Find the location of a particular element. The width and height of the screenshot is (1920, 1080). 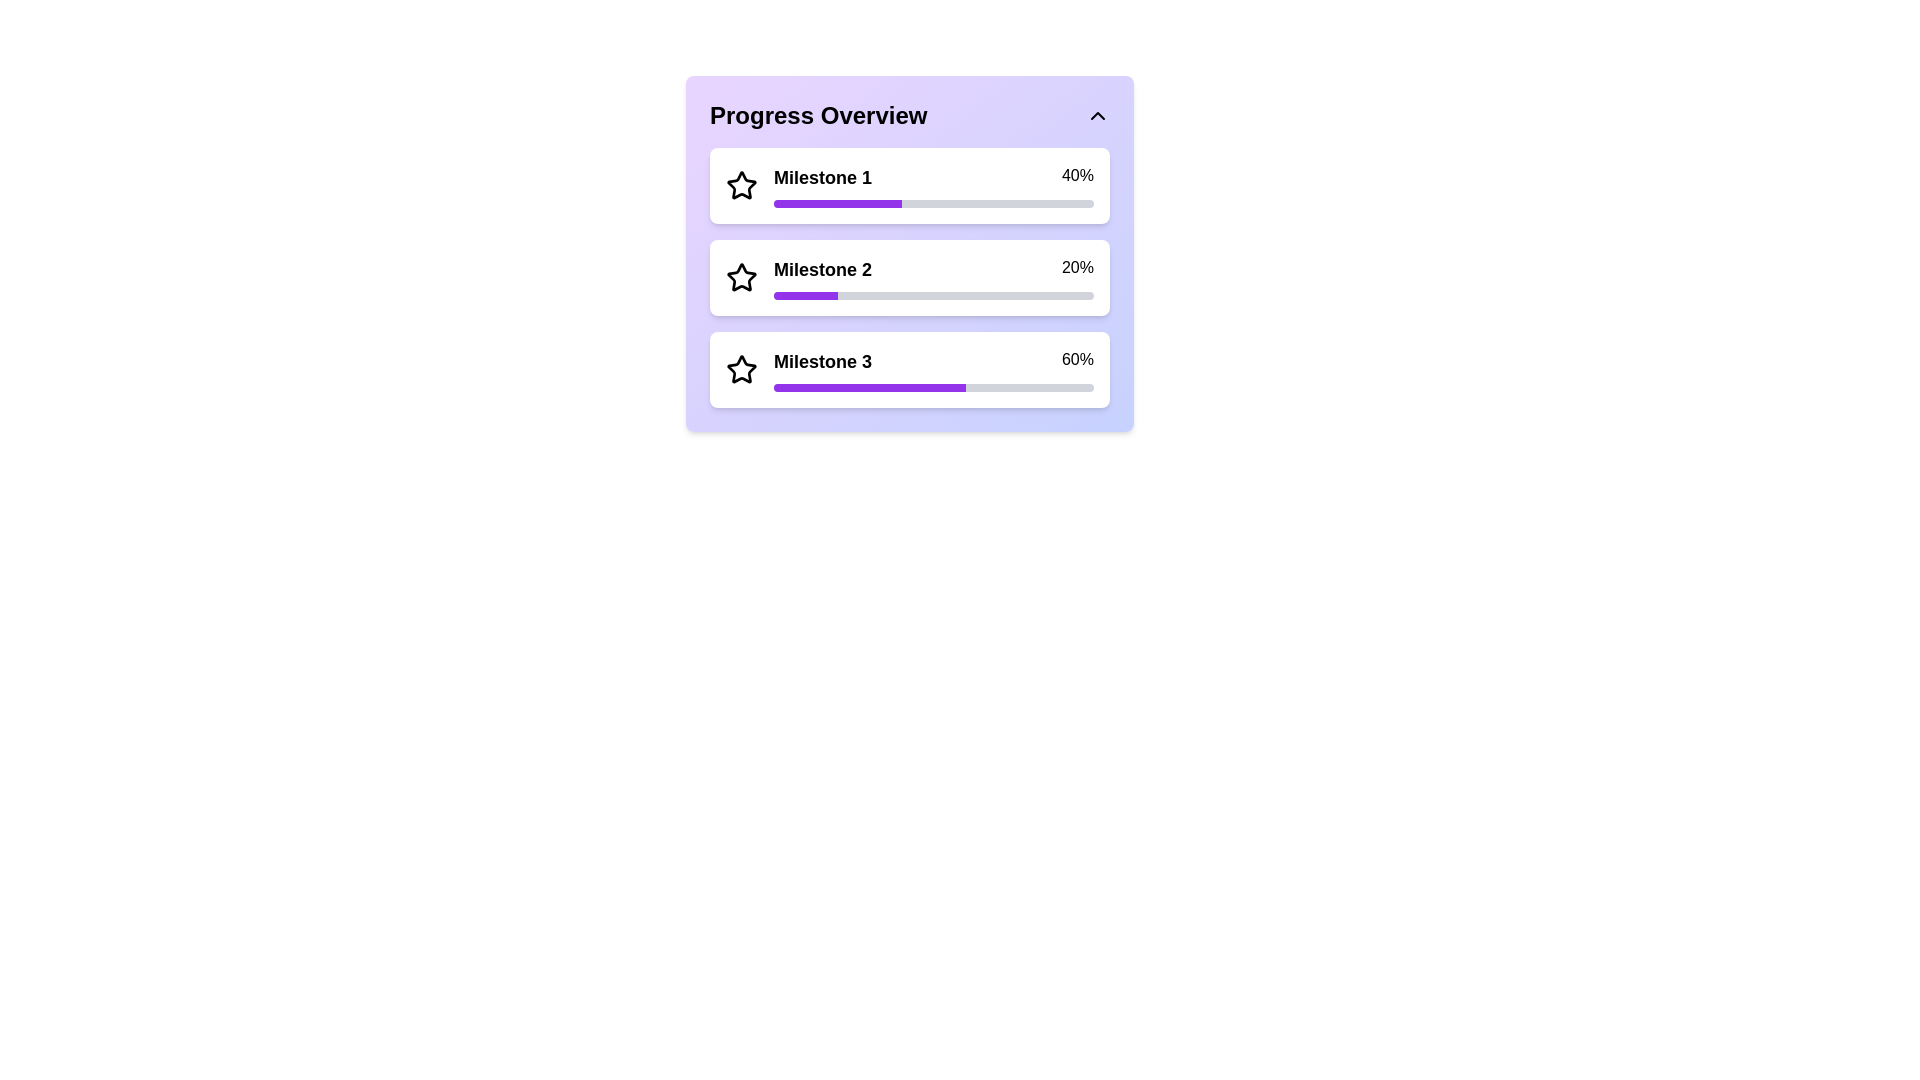

the static text label displaying '40%' which is styled in black sans-serif font and is positioned adjacent to the 'Milestone 1' label is located at coordinates (1076, 176).